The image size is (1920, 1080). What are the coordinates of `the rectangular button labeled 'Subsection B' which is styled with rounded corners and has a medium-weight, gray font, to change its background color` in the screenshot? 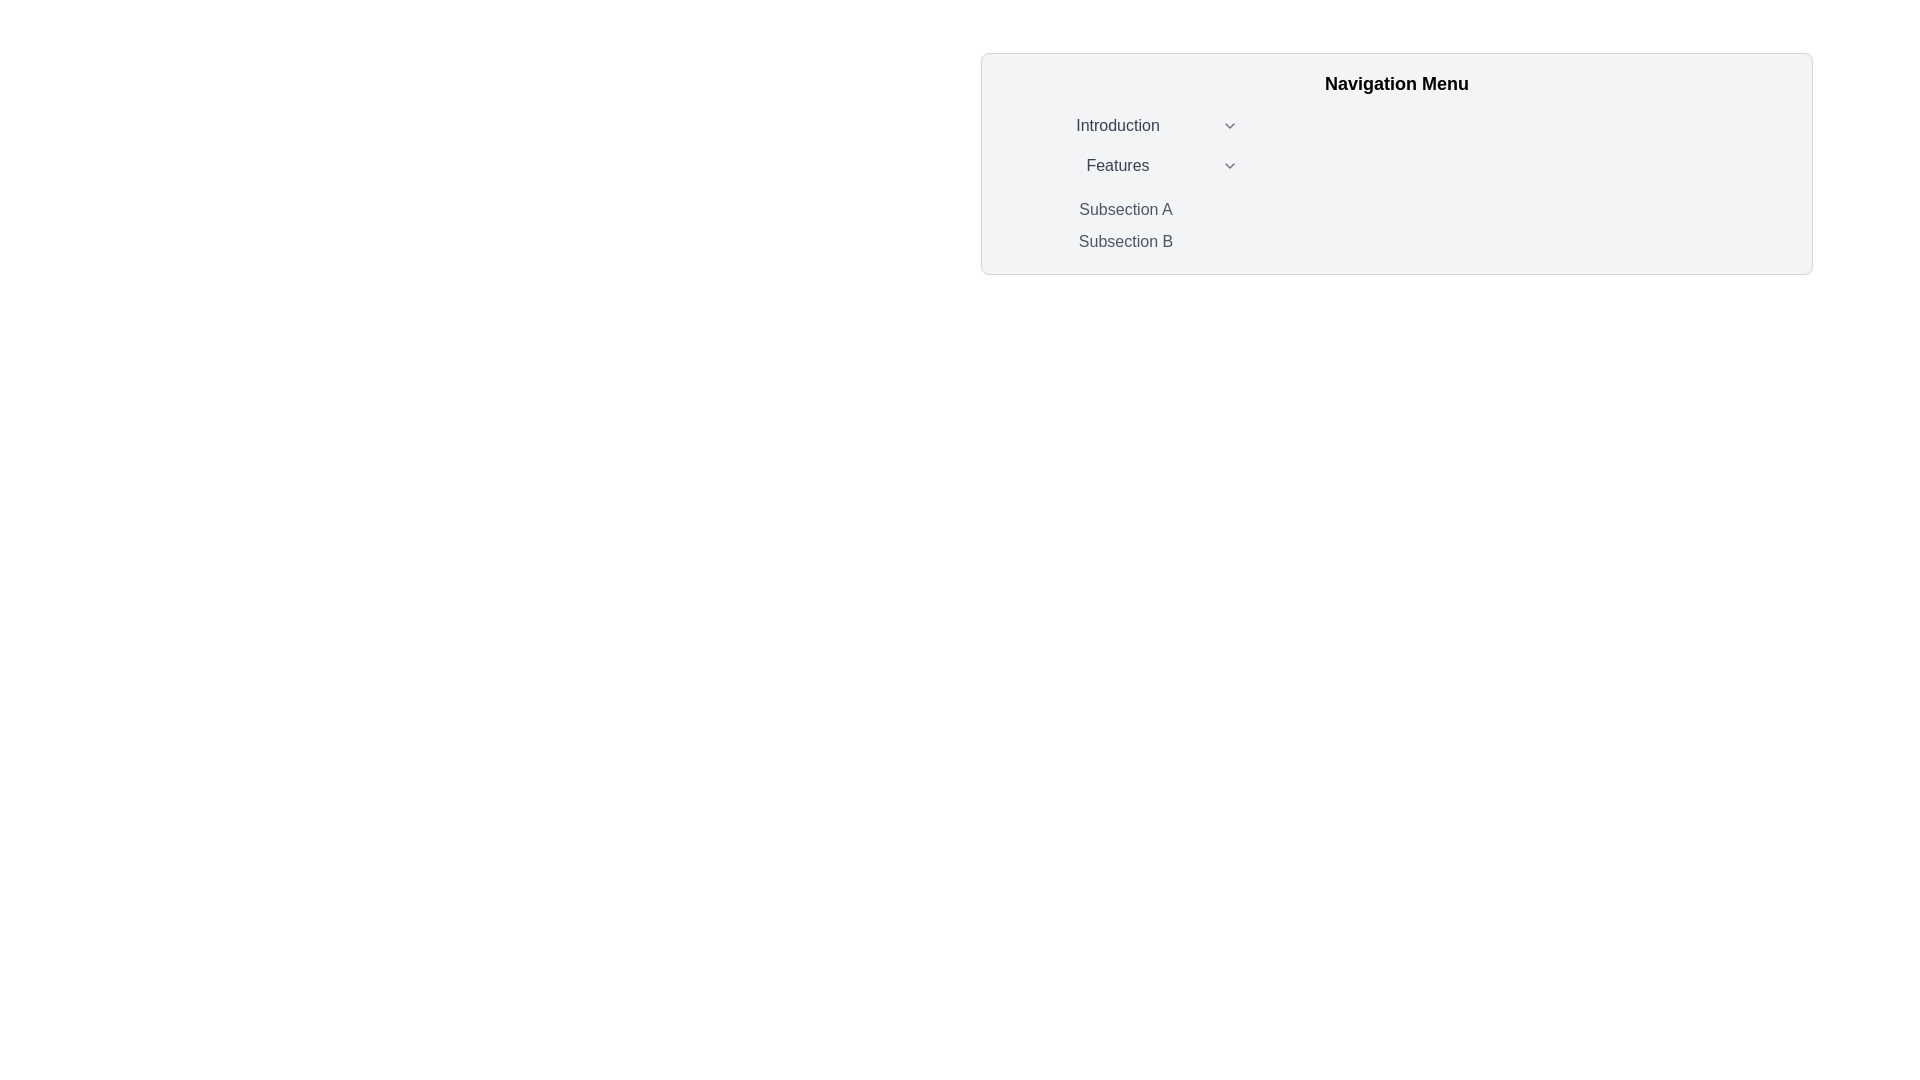 It's located at (1126, 241).